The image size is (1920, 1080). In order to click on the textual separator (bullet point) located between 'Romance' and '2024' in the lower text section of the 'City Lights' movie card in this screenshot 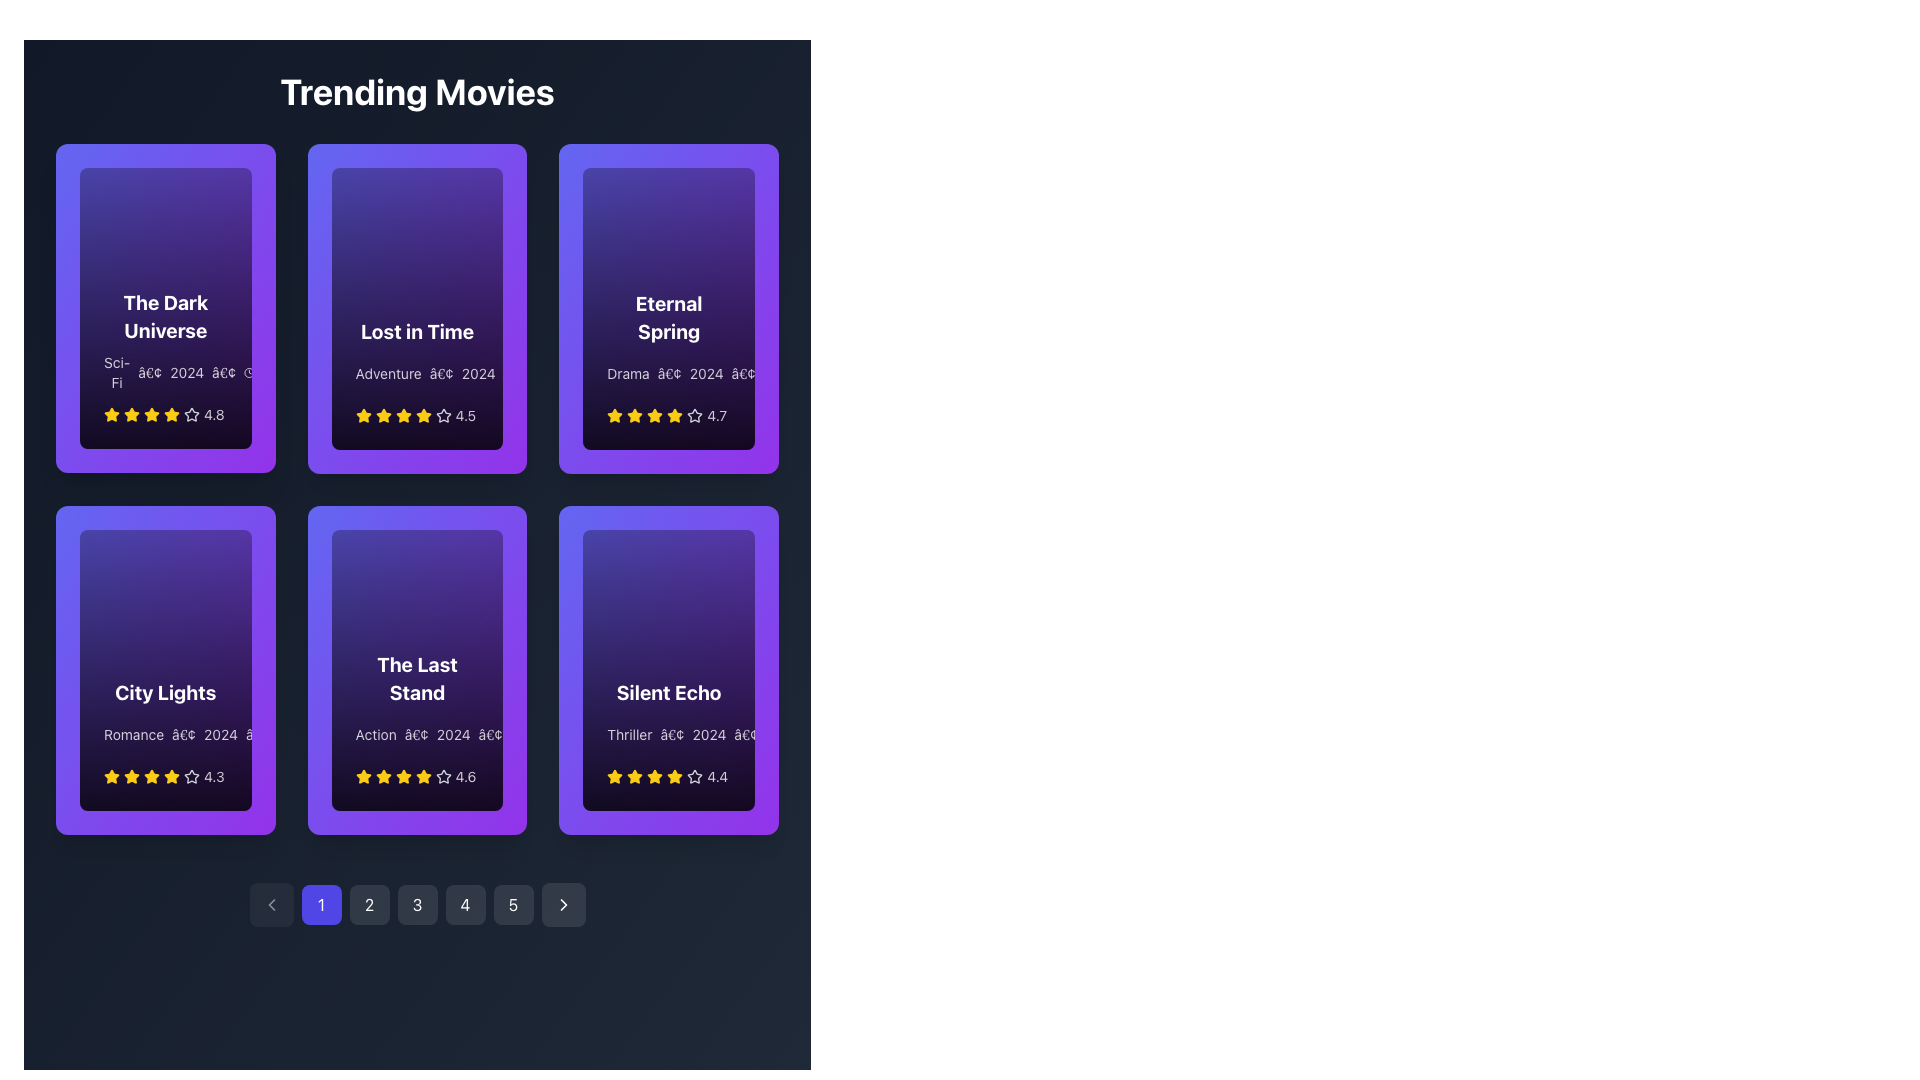, I will do `click(184, 734)`.